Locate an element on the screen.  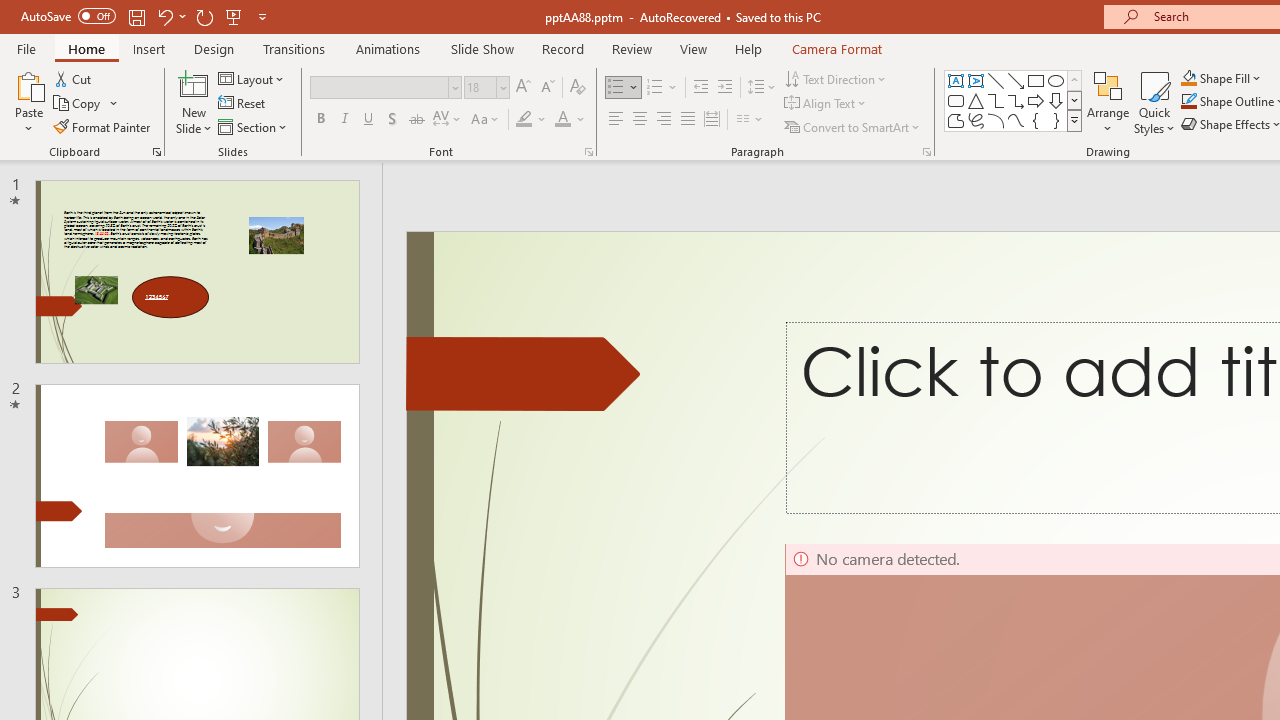
'Numbering' is located at coordinates (662, 86).